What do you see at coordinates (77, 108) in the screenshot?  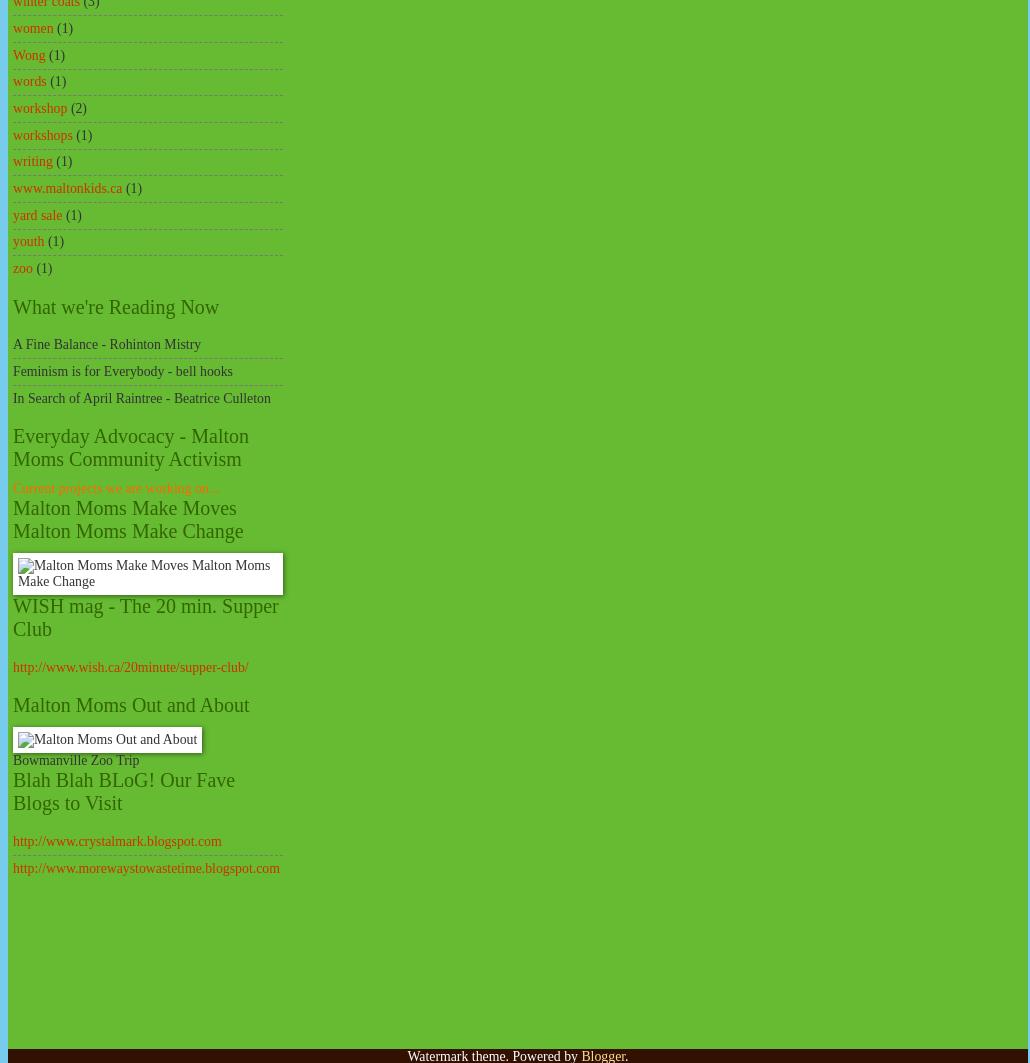 I see `'(2)'` at bounding box center [77, 108].